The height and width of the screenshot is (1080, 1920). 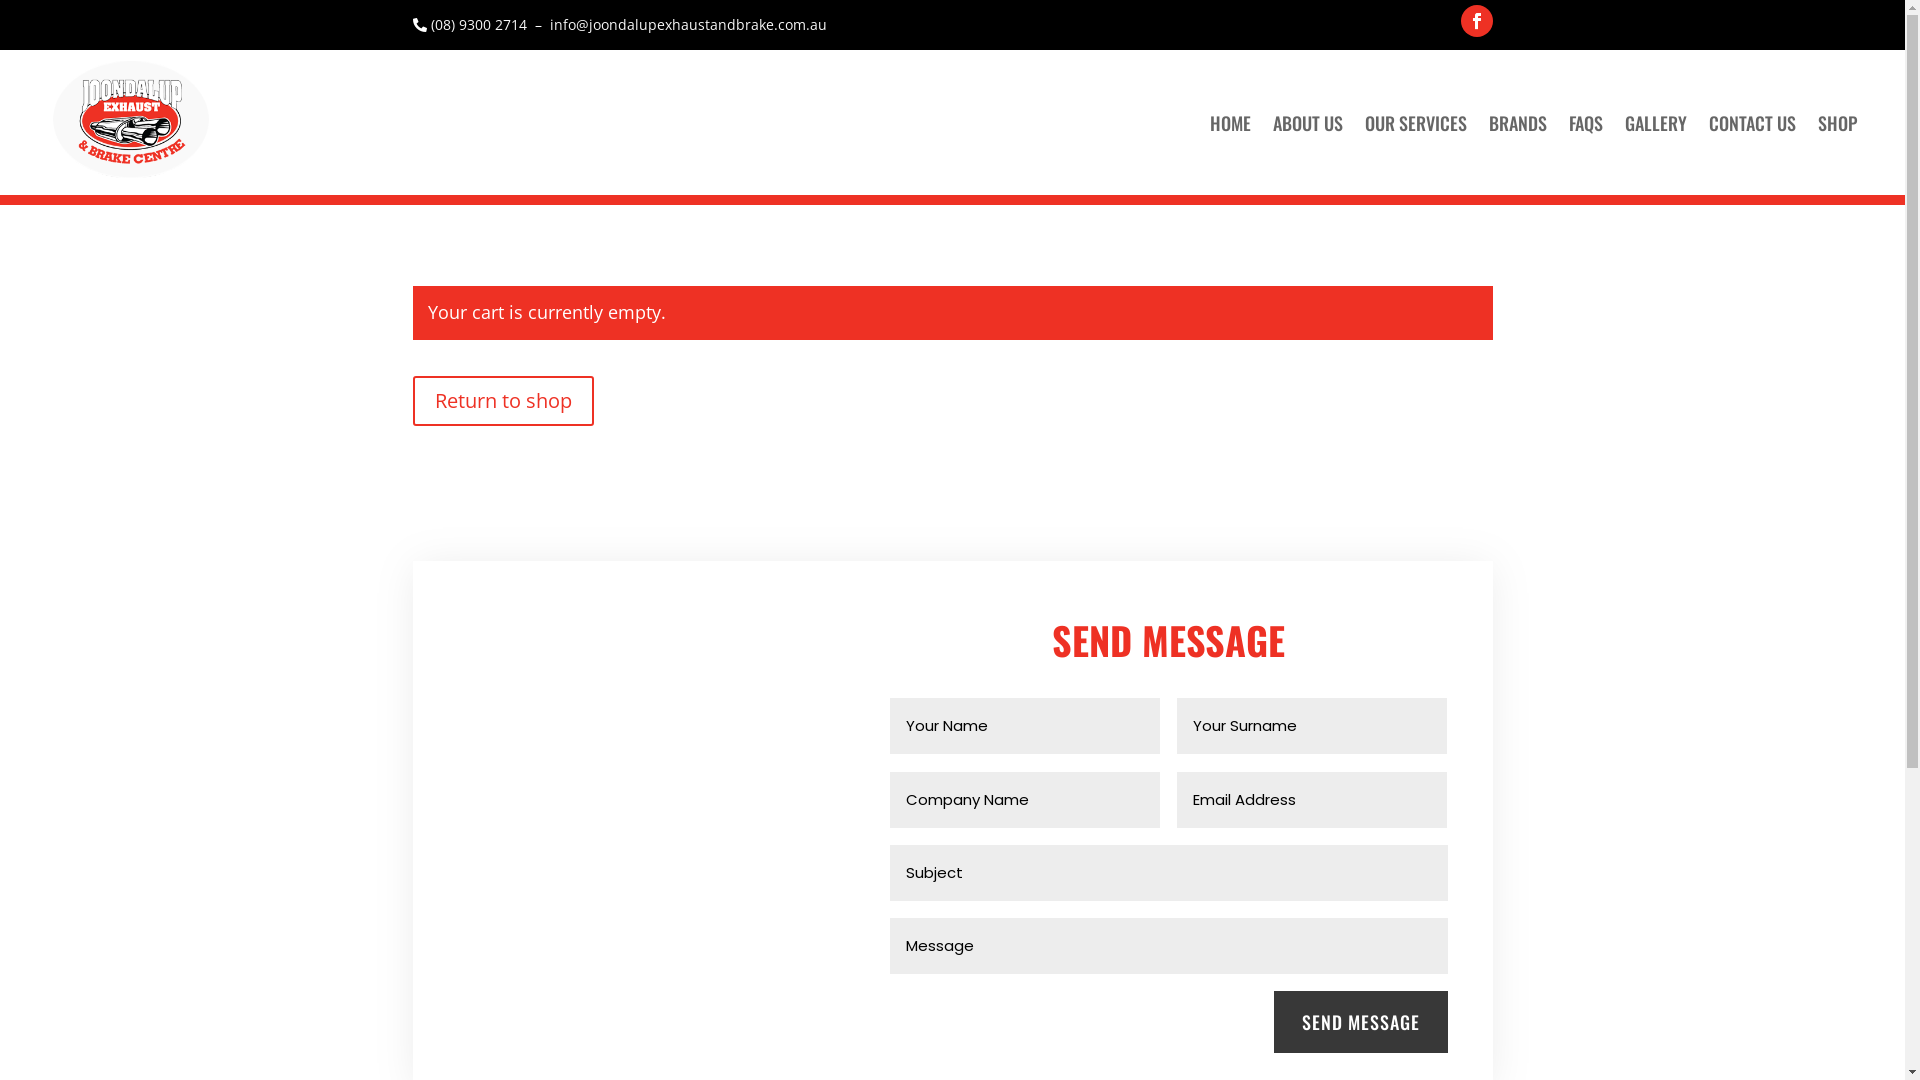 I want to click on 'SEND MESSAGE', so click(x=1360, y=1021).